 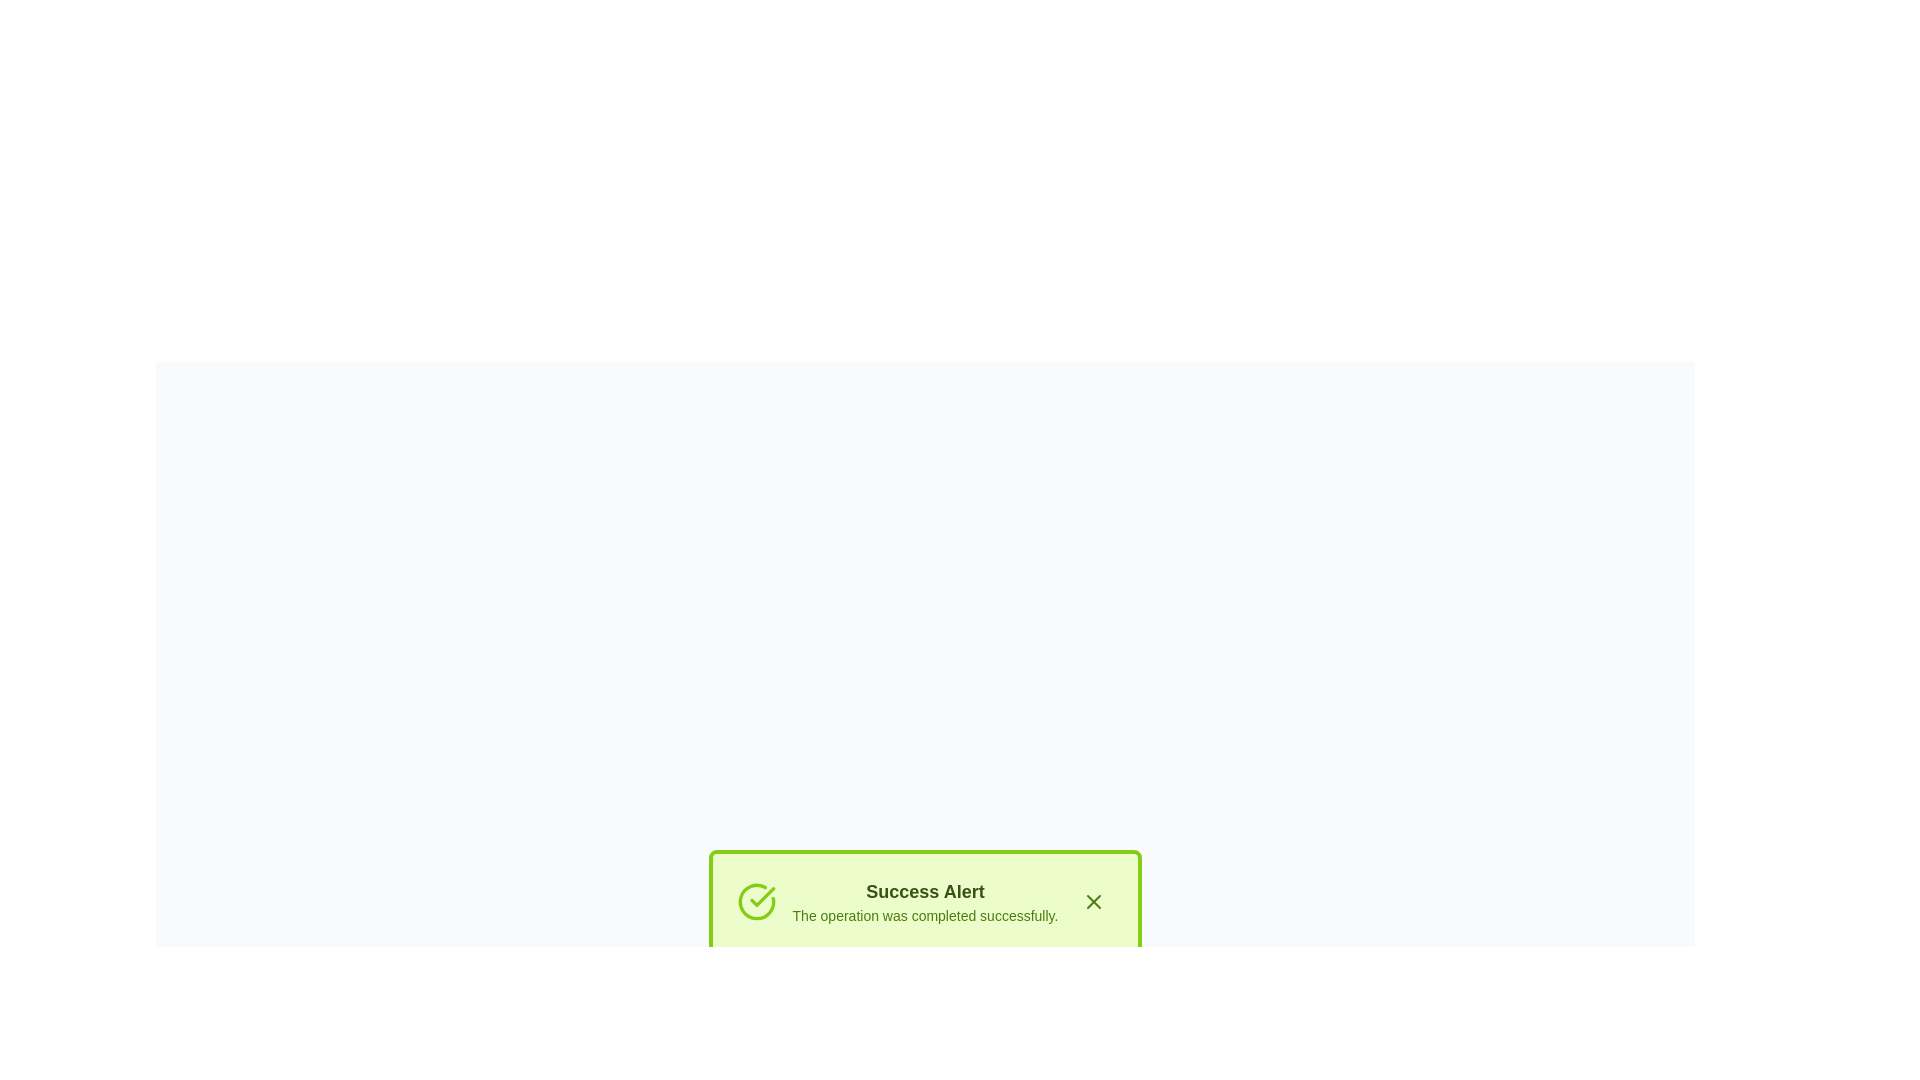 I want to click on the text label displaying 'The operation was completed successfully.' which is styled in small font size and lime green color, located below the 'Success Alert' title in the notification area, so click(x=924, y=915).